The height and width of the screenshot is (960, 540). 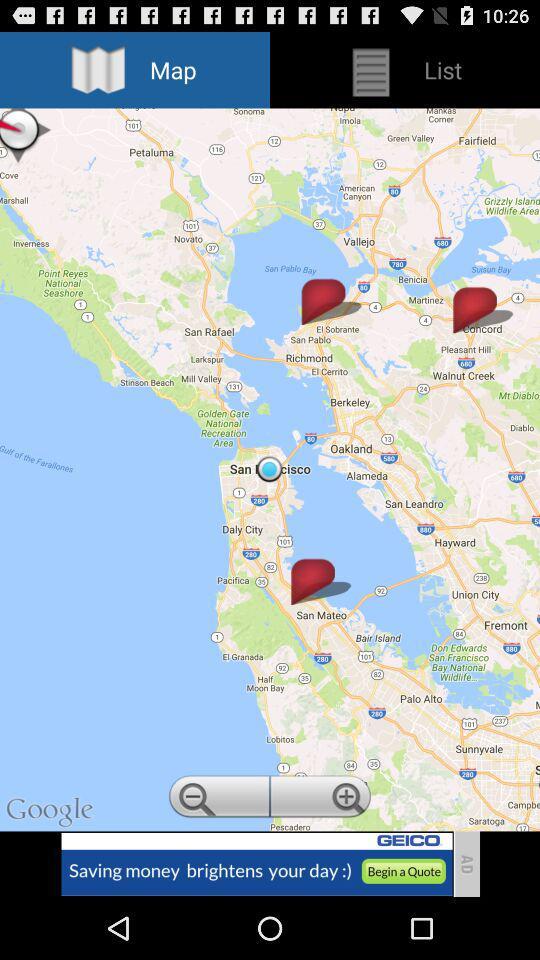 I want to click on press advertisement on bottom, so click(x=256, y=863).